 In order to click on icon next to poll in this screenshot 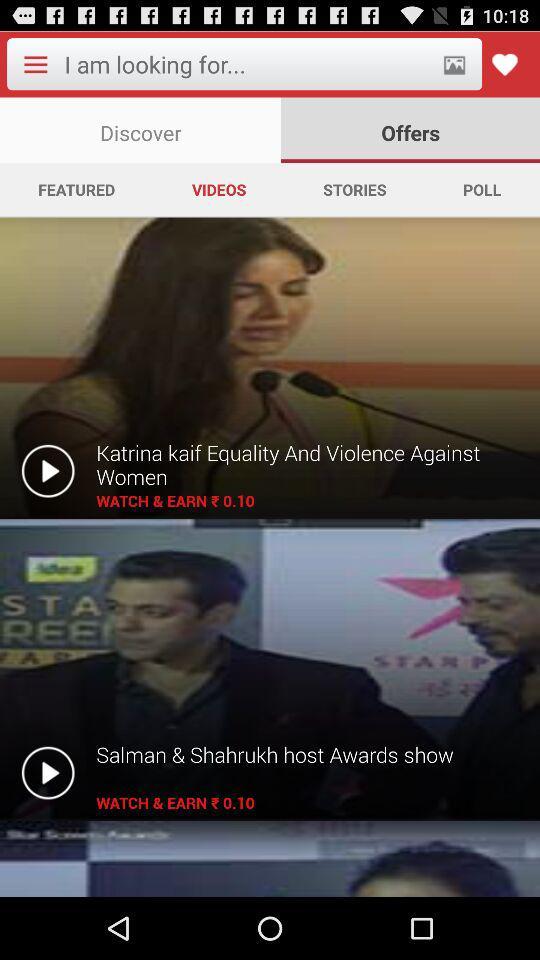, I will do `click(353, 189)`.